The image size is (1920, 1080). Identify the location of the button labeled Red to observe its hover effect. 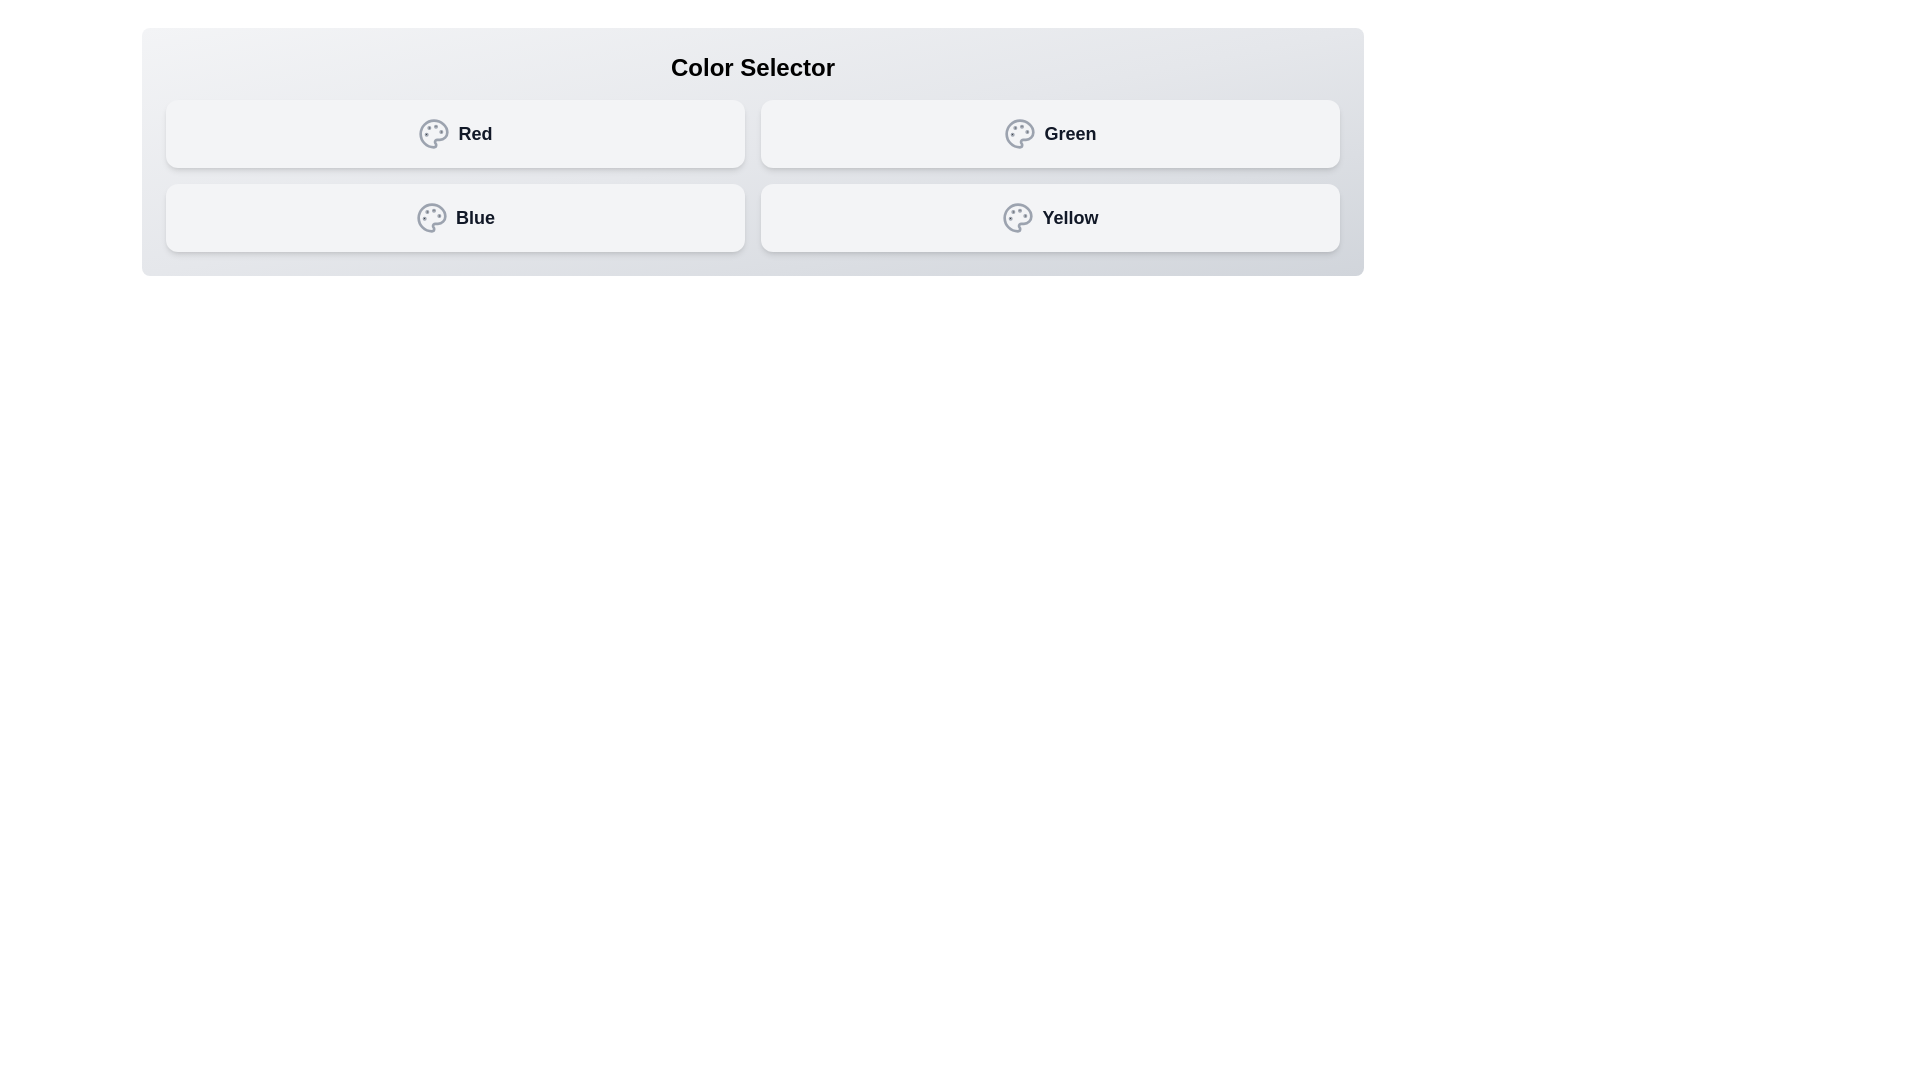
(454, 134).